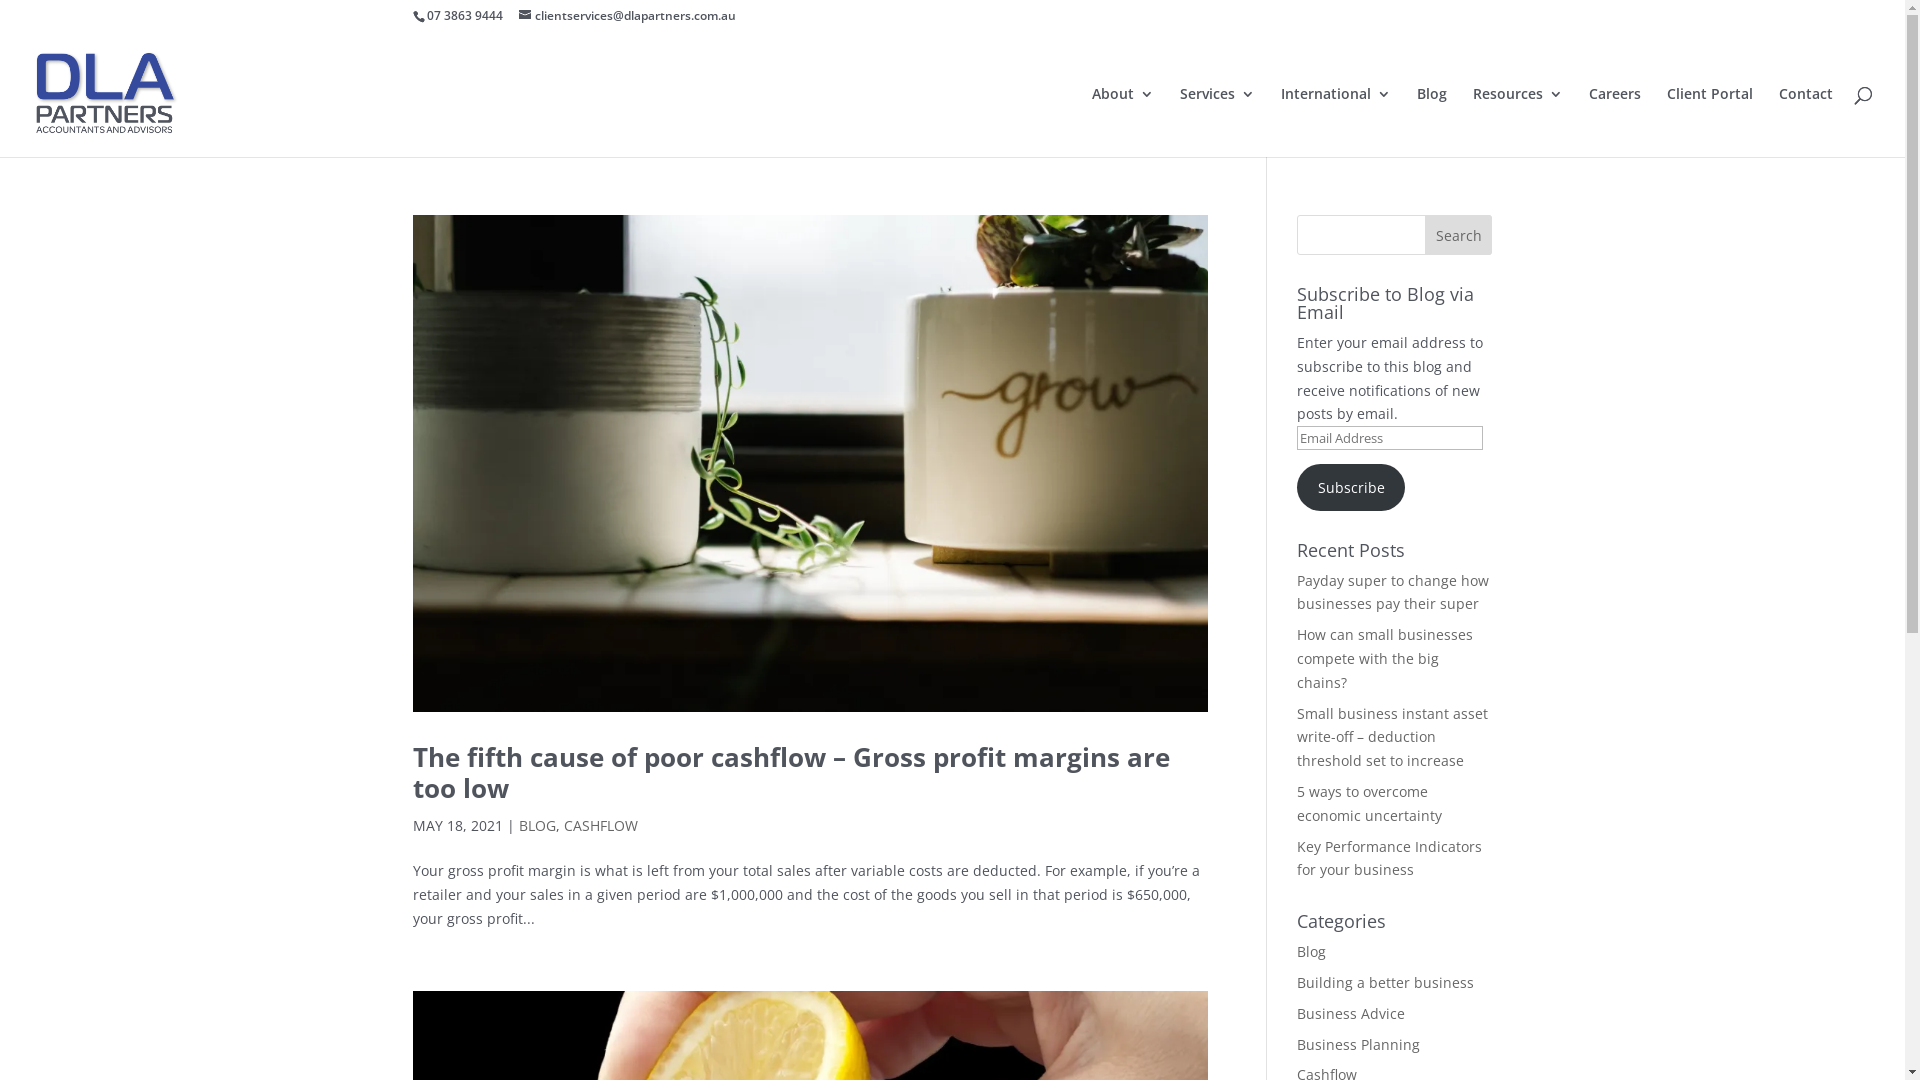 This screenshot has width=1920, height=1080. I want to click on 'Services', so click(1216, 122).